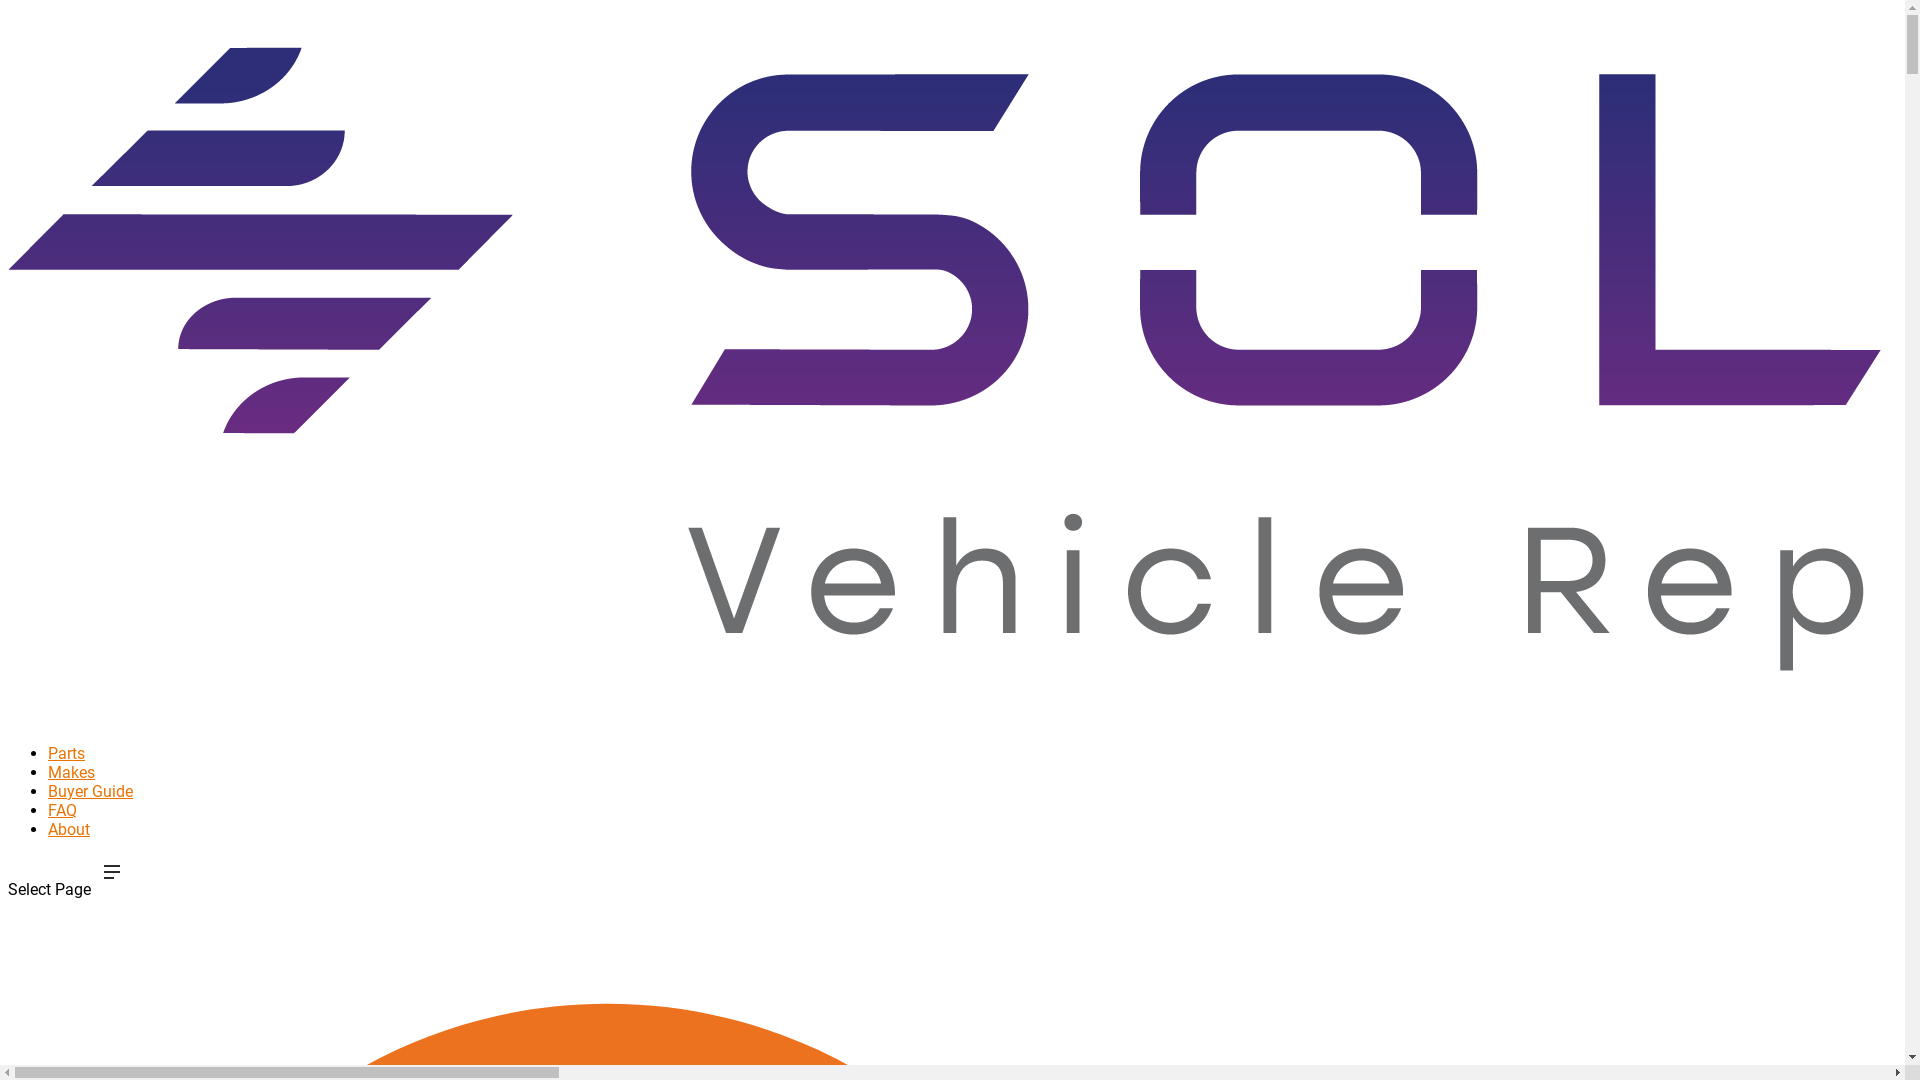  I want to click on 'Buyer Guide', so click(89, 817).